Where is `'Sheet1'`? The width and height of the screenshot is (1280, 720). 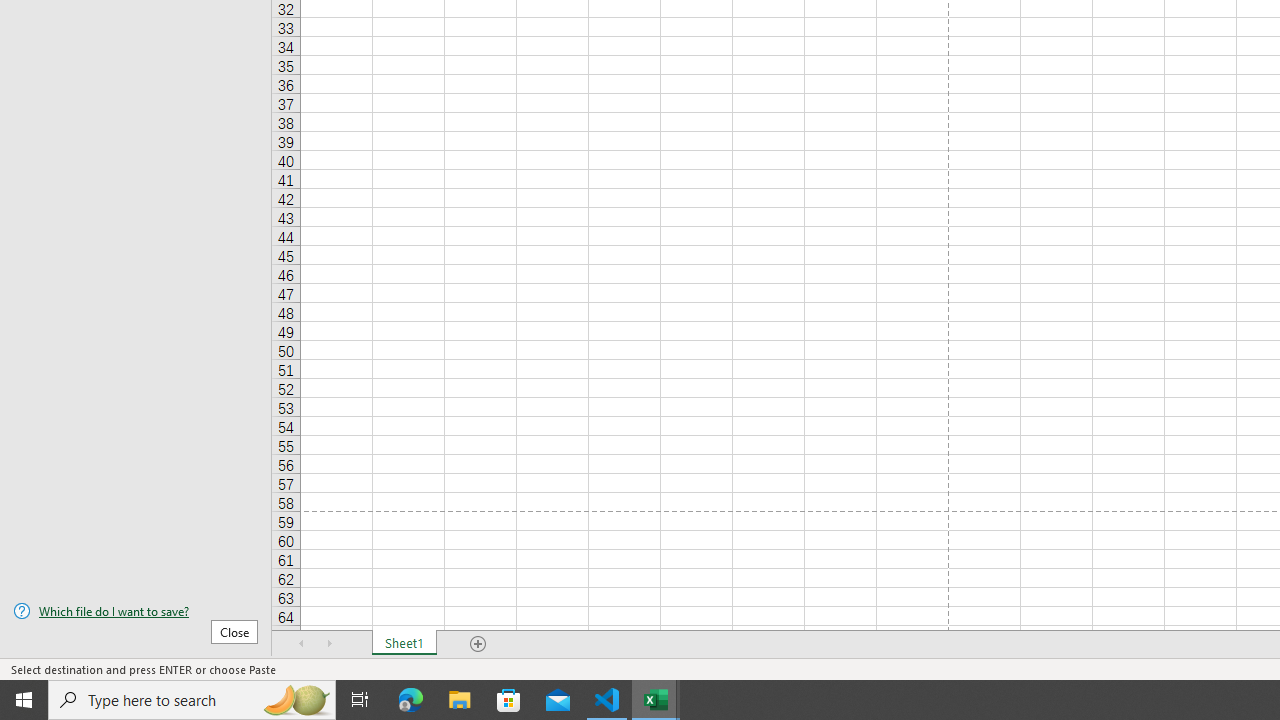 'Sheet1' is located at coordinates (403, 644).